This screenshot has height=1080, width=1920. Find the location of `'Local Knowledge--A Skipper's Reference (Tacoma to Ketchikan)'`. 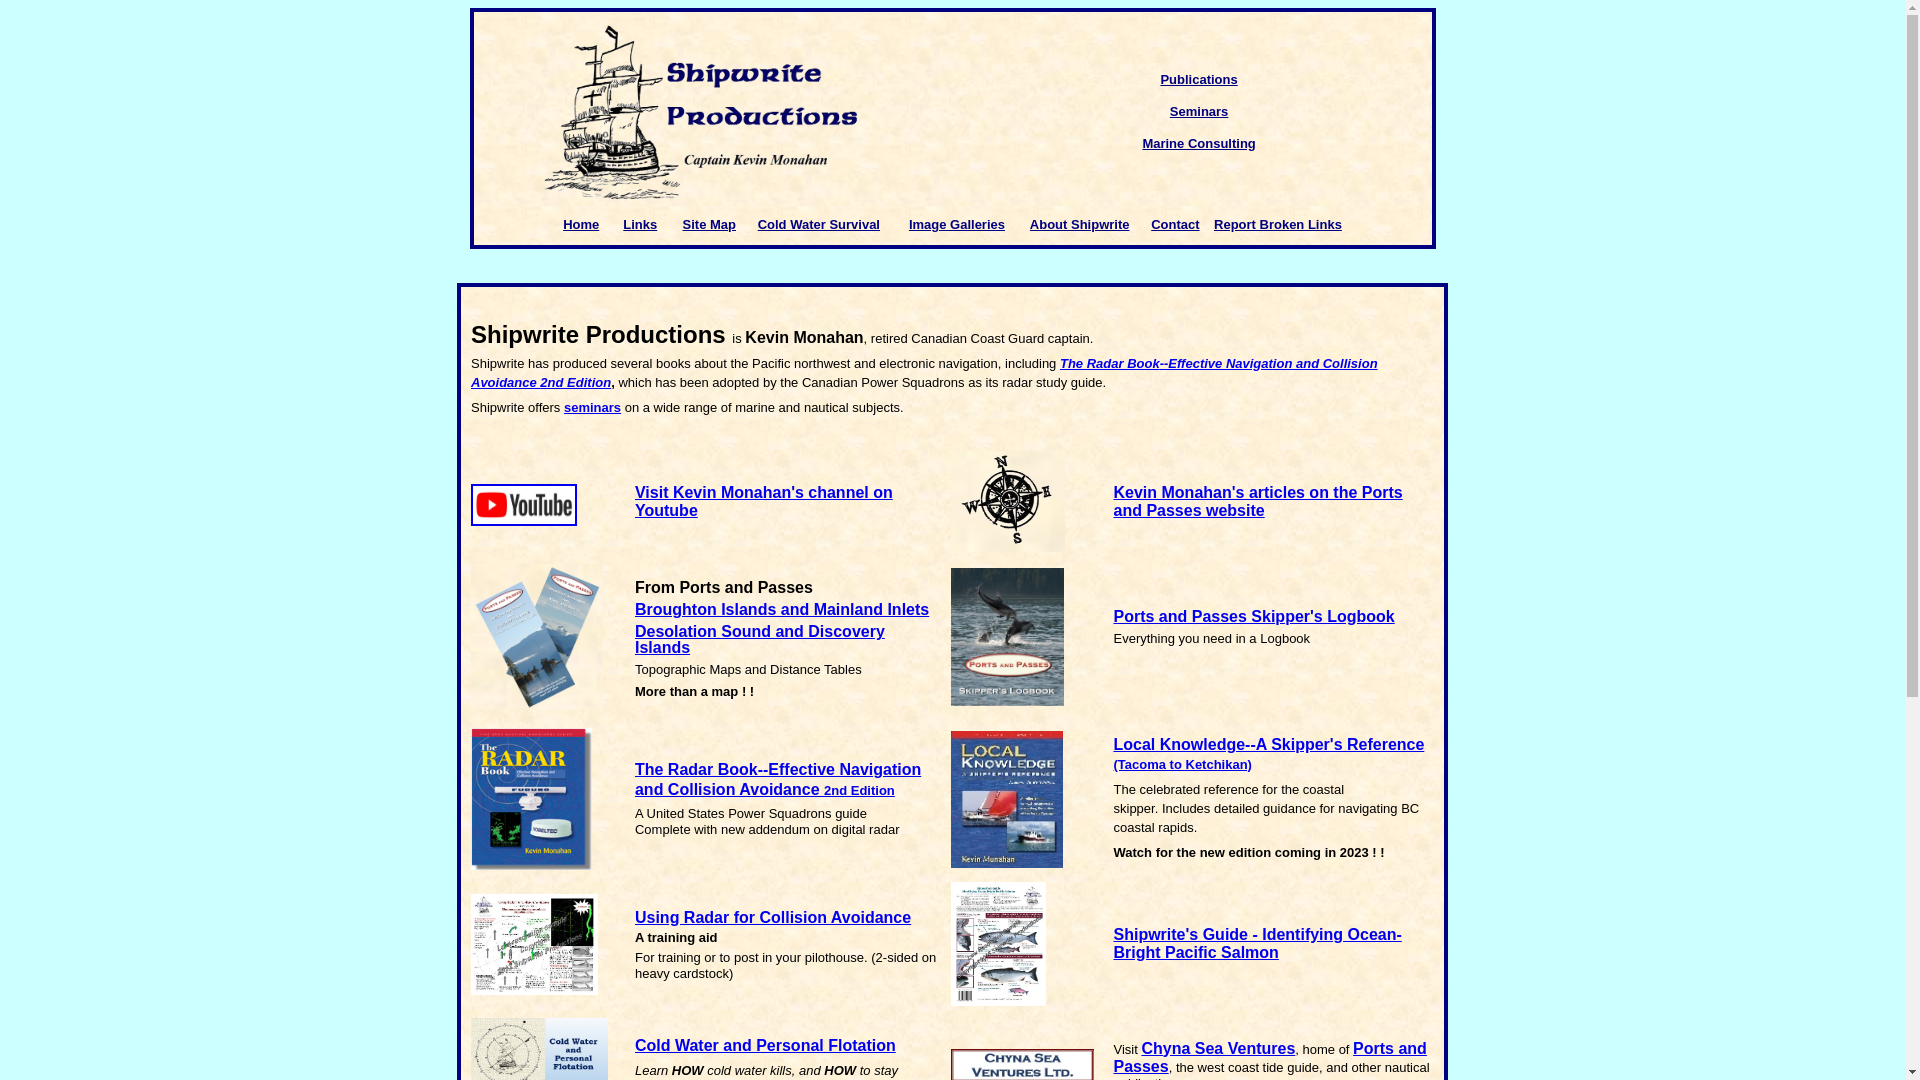

'Local Knowledge--A Skipper's Reference (Tacoma to Ketchikan)' is located at coordinates (1268, 753).